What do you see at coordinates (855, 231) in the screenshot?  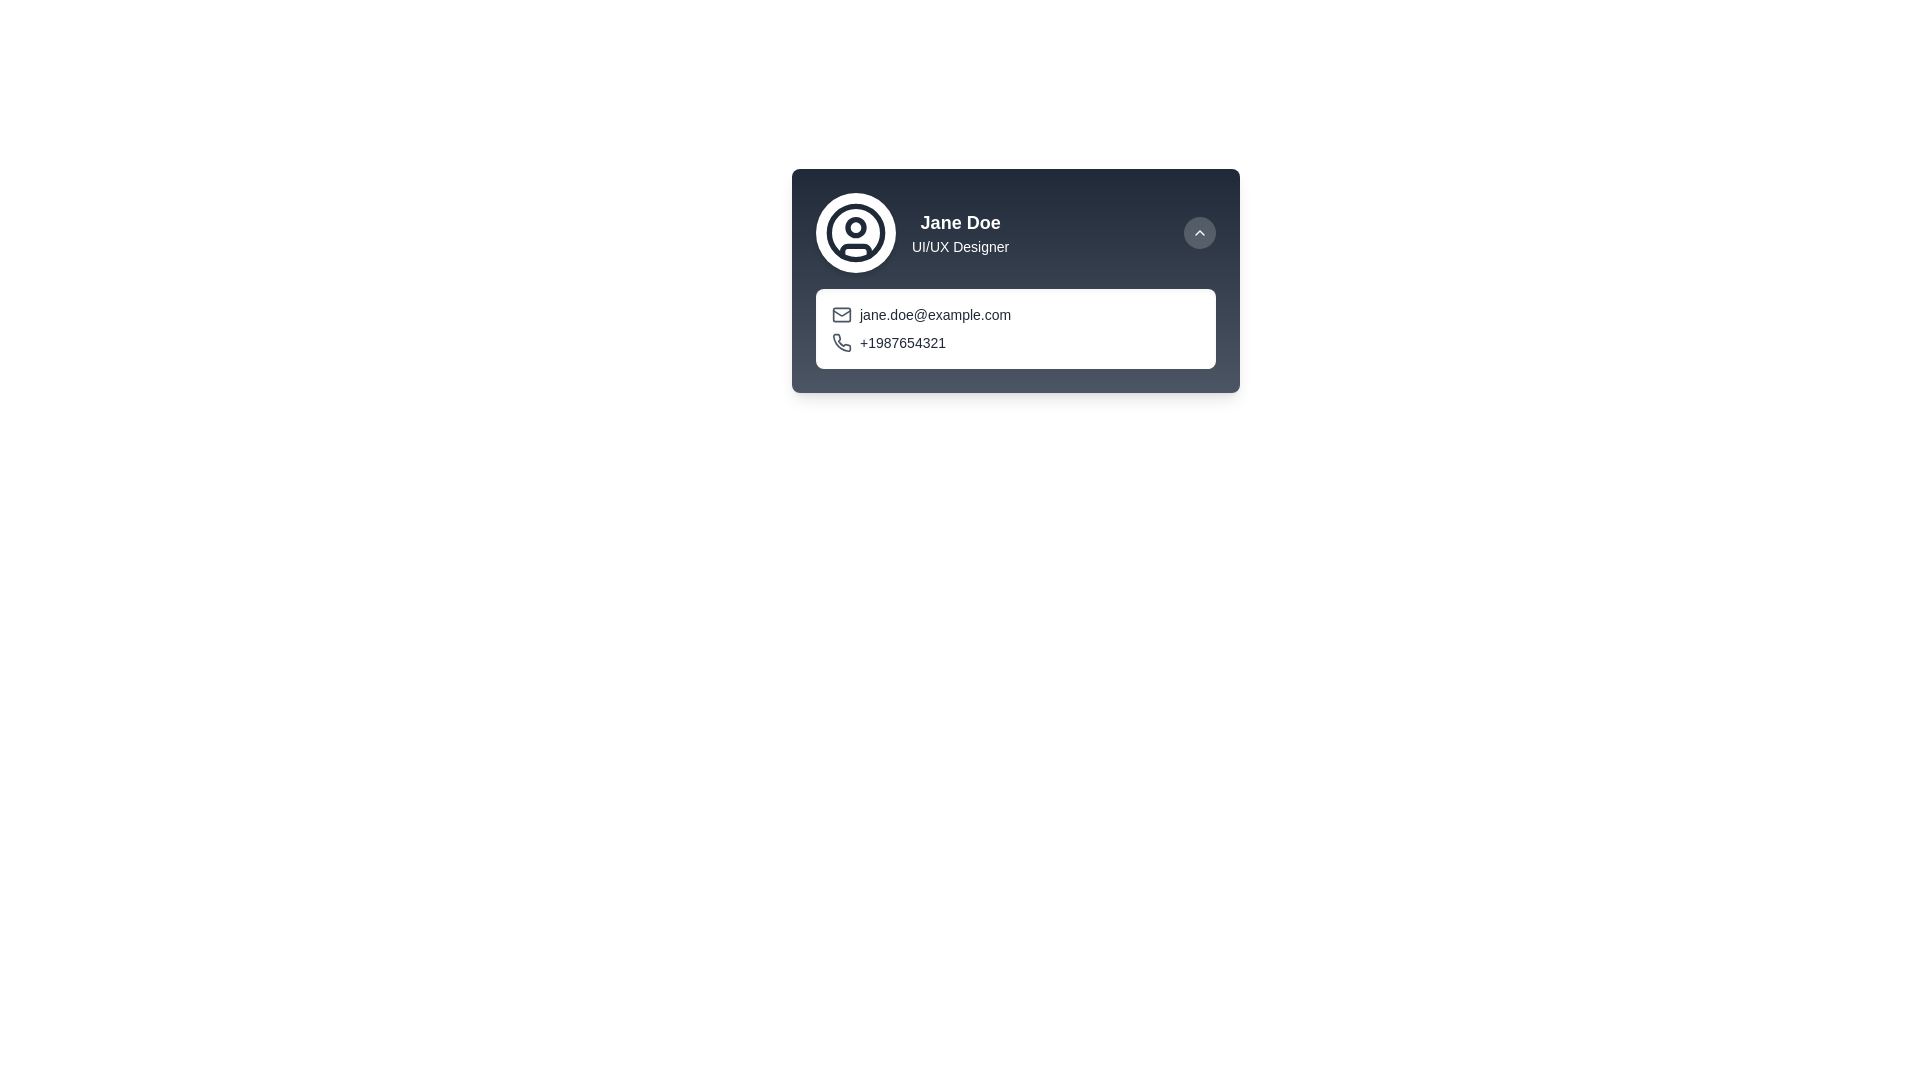 I see `the circular profile picture icon with a white background and shadow effect located to the left of the 'Jane Doe' text` at bounding box center [855, 231].